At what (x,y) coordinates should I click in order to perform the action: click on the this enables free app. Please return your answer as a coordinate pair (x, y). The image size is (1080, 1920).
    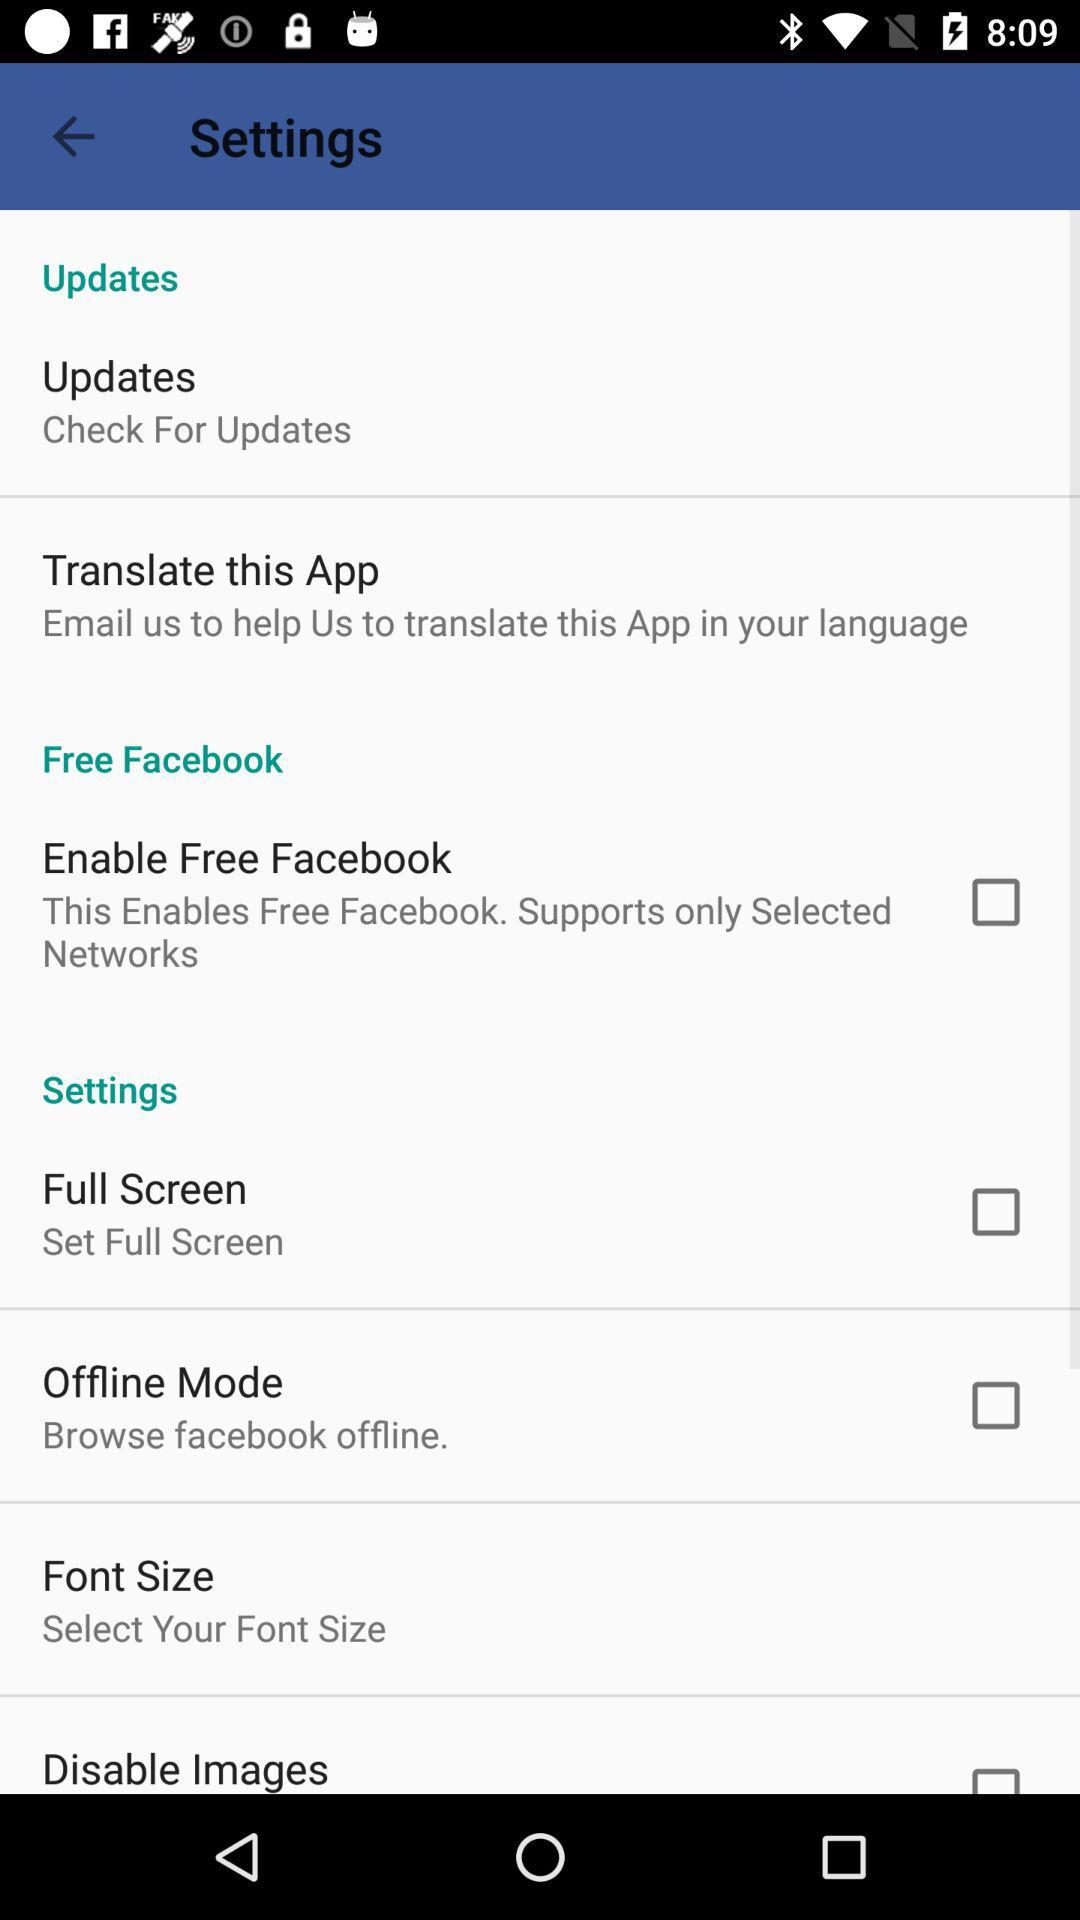
    Looking at the image, I should click on (477, 930).